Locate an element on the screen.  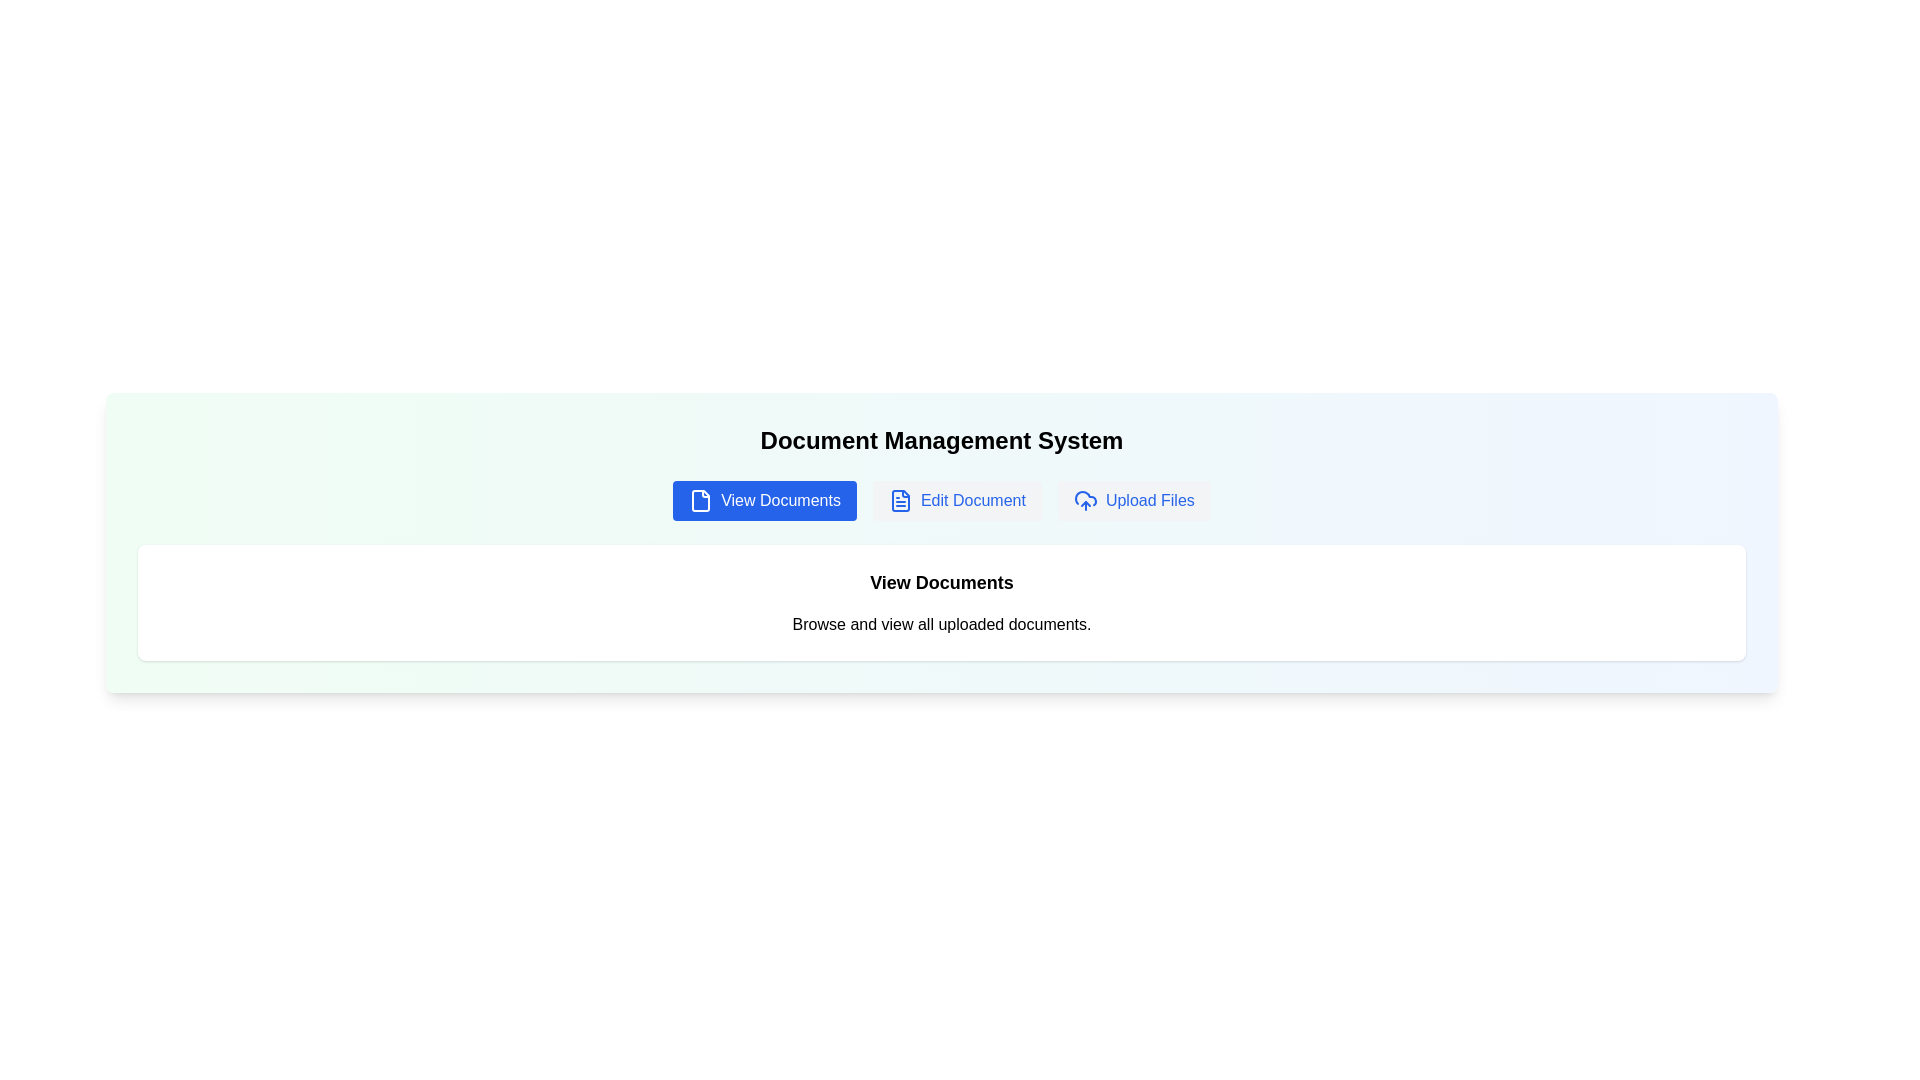
the View Documents tab to interact with it is located at coordinates (764, 500).